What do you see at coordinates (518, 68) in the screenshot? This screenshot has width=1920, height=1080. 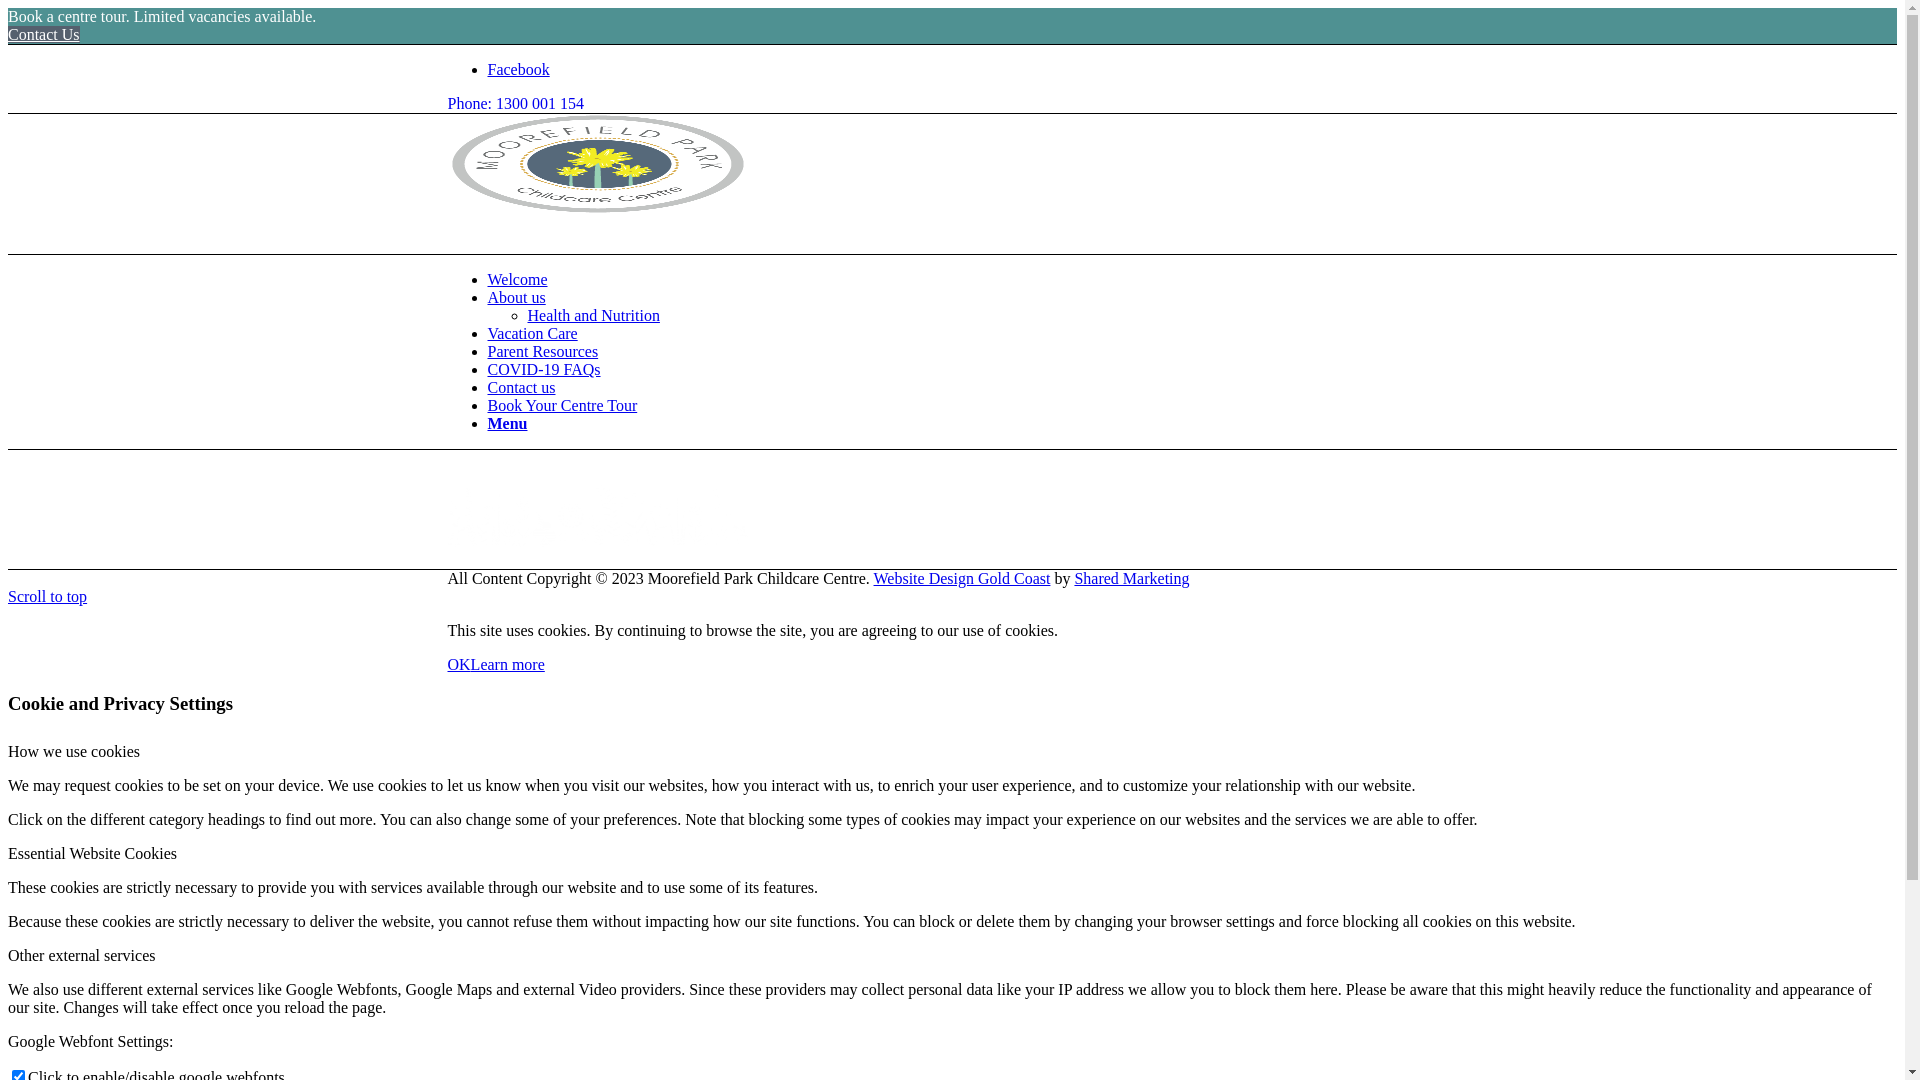 I see `'Facebook'` at bounding box center [518, 68].